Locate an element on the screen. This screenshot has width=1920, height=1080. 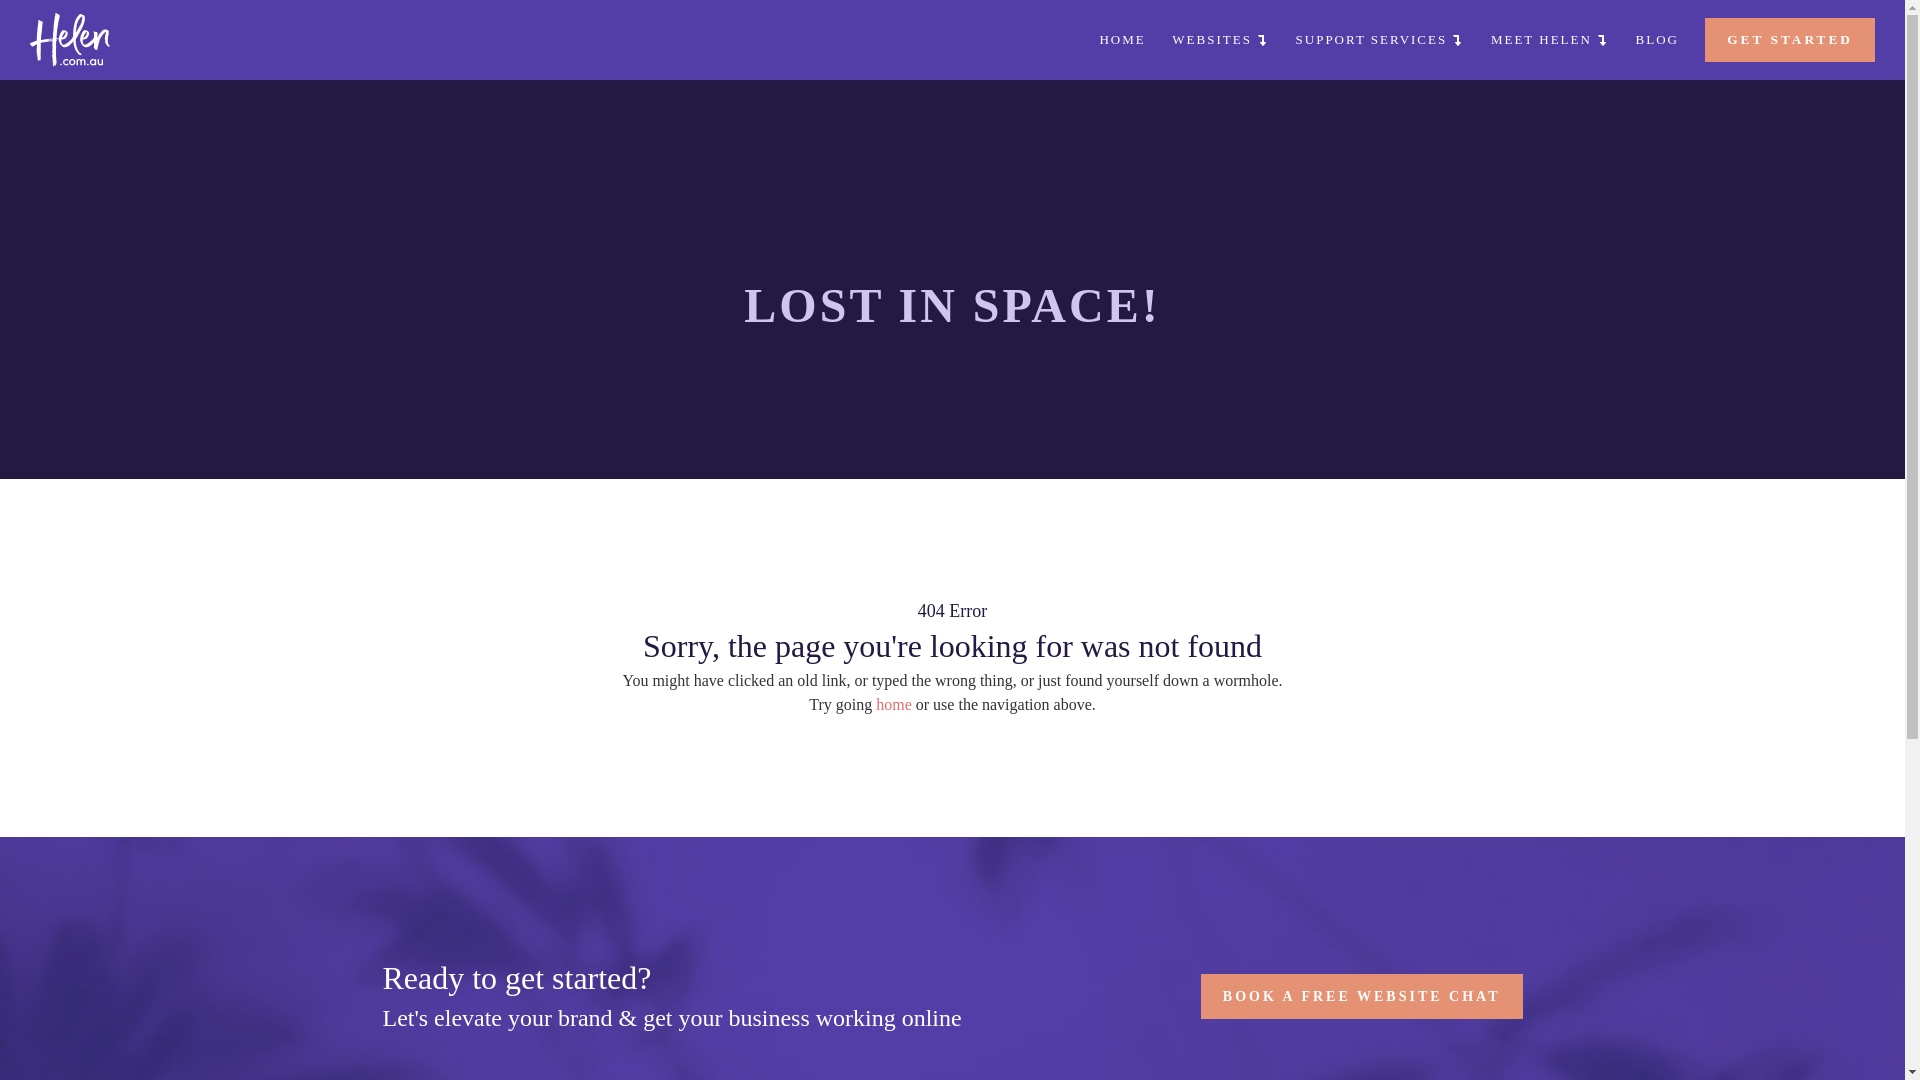
'home' is located at coordinates (892, 703).